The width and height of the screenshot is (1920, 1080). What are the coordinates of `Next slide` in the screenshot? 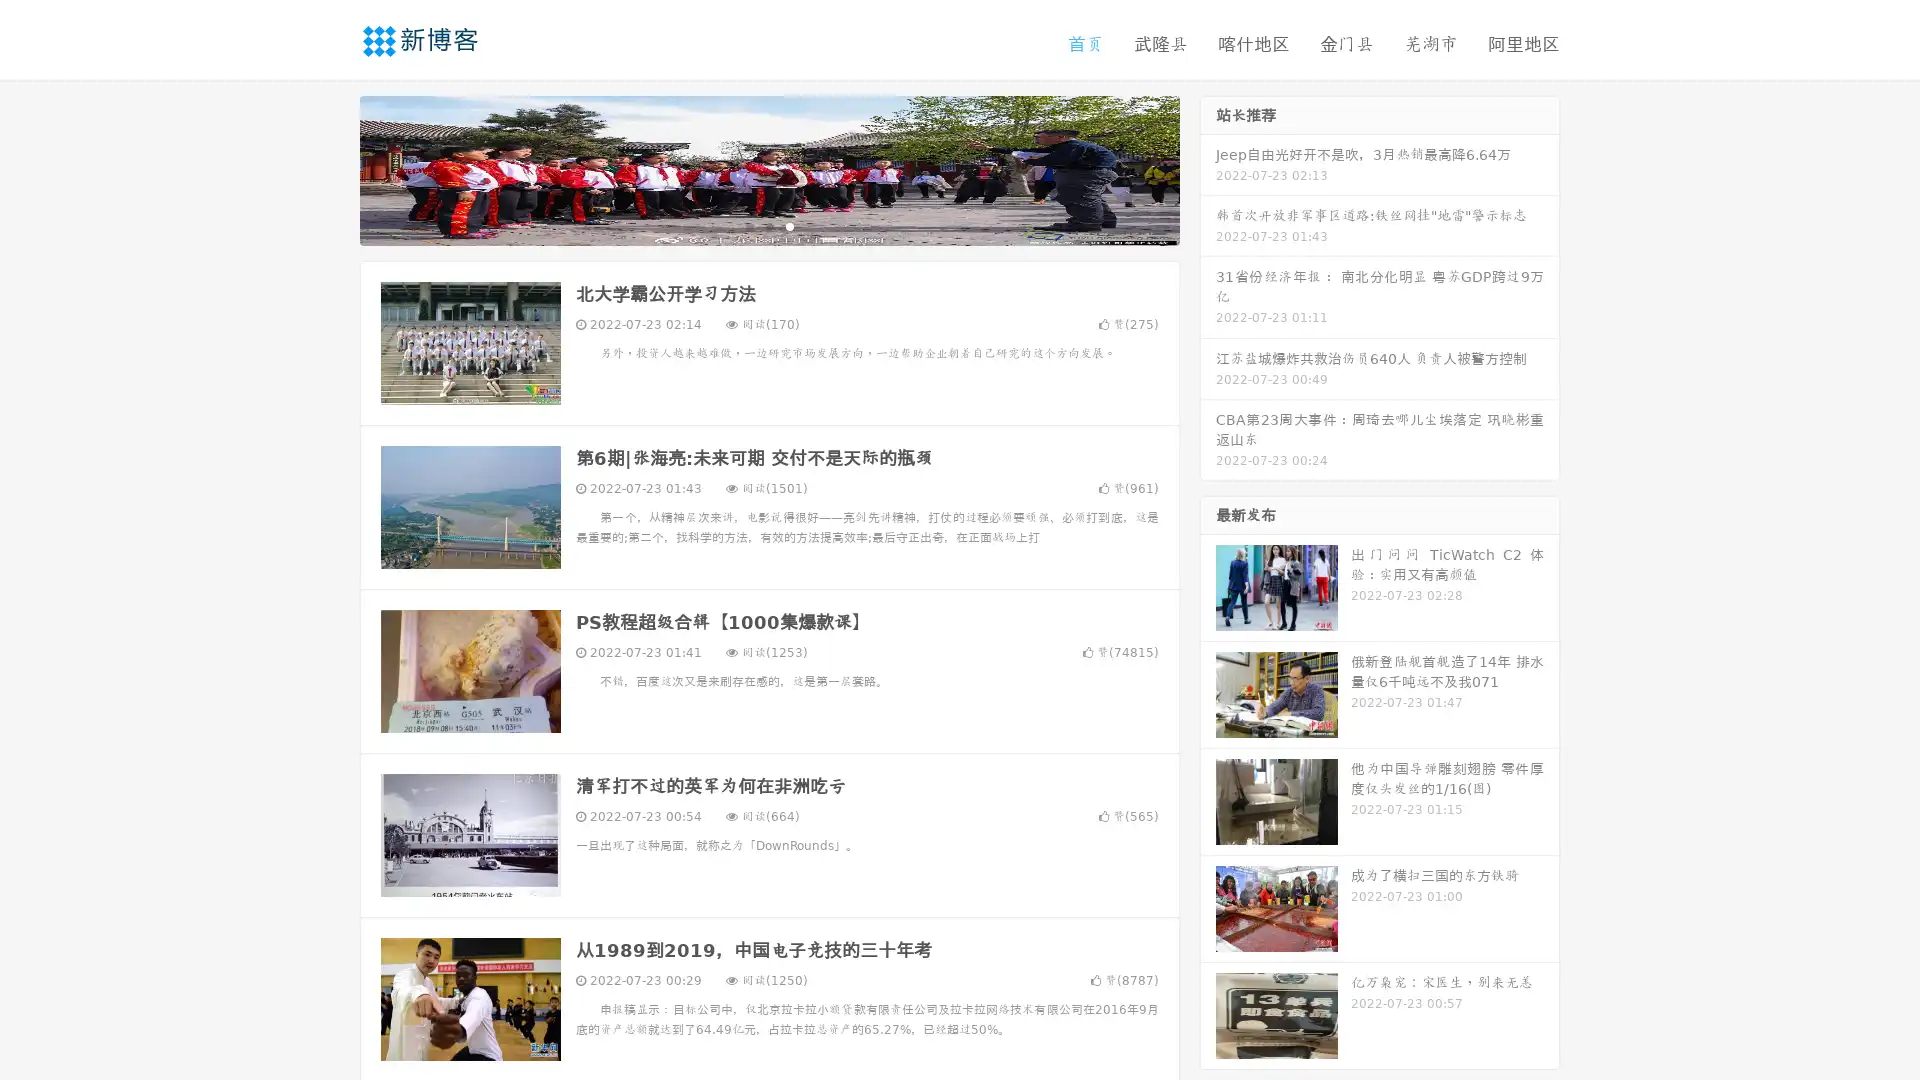 It's located at (1208, 168).